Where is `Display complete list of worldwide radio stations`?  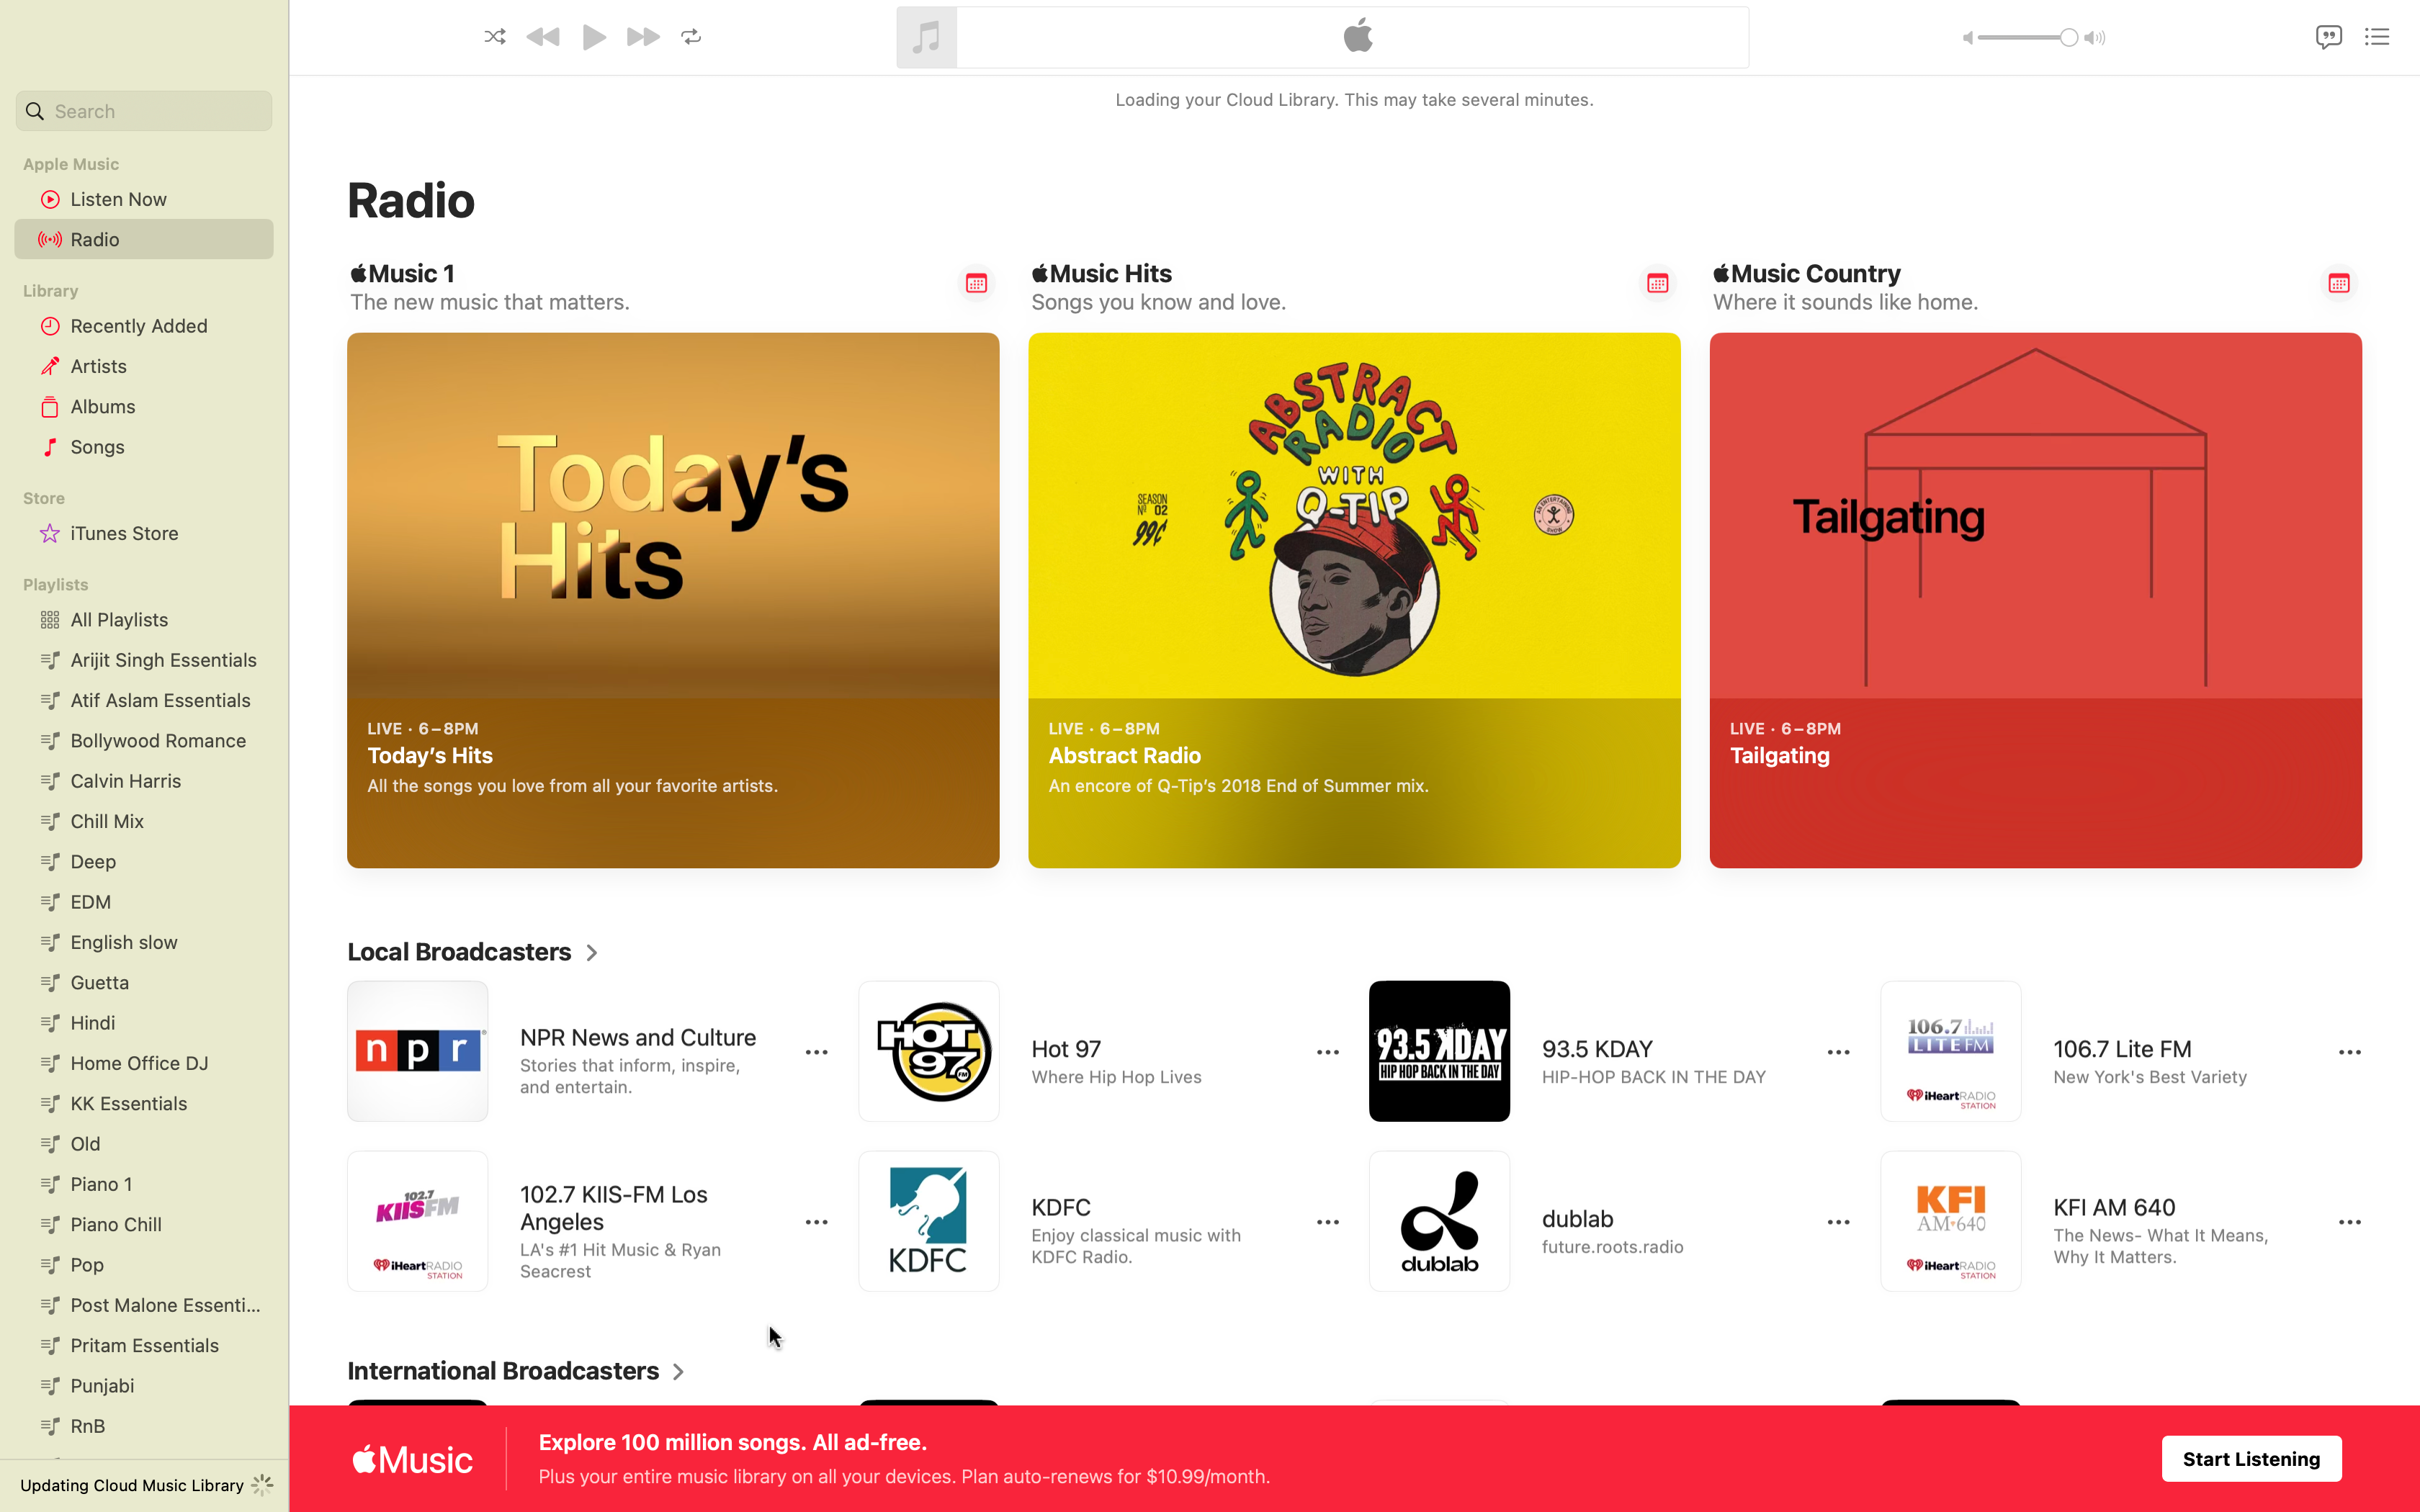 Display complete list of worldwide radio stations is located at coordinates (516, 1371).